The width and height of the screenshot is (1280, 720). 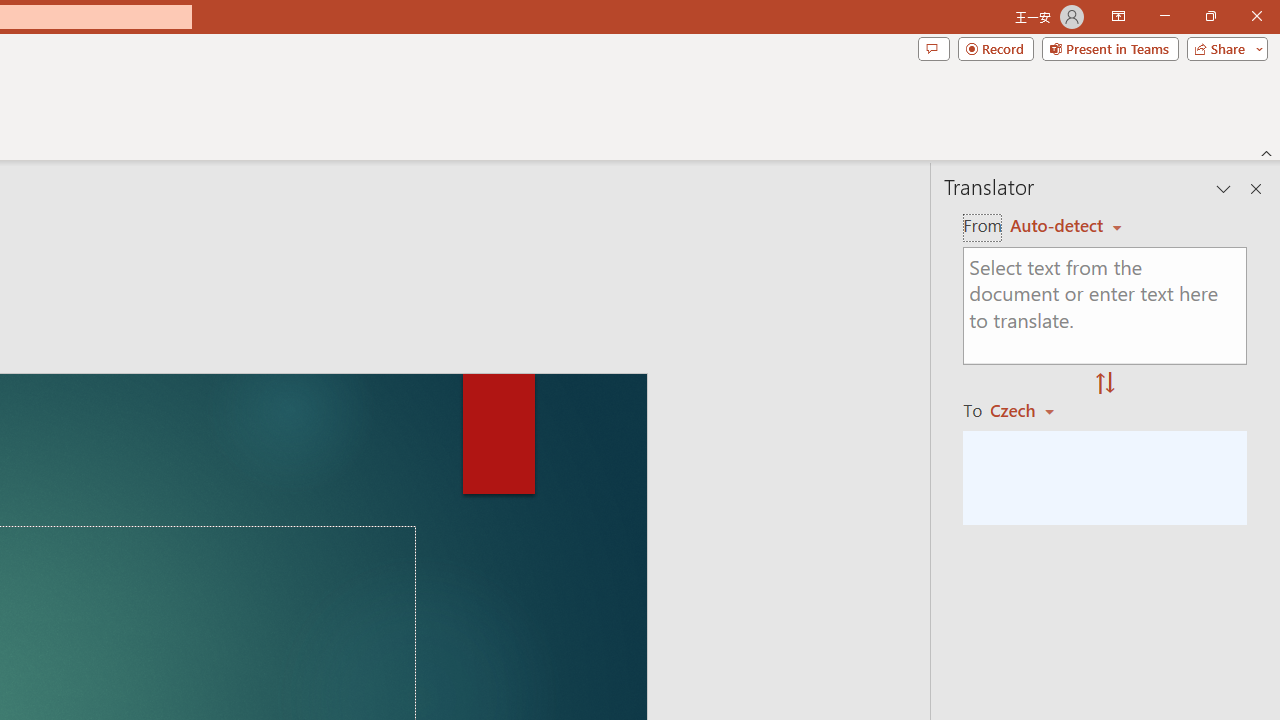 What do you see at coordinates (1031, 409) in the screenshot?
I see `'Czech'` at bounding box center [1031, 409].